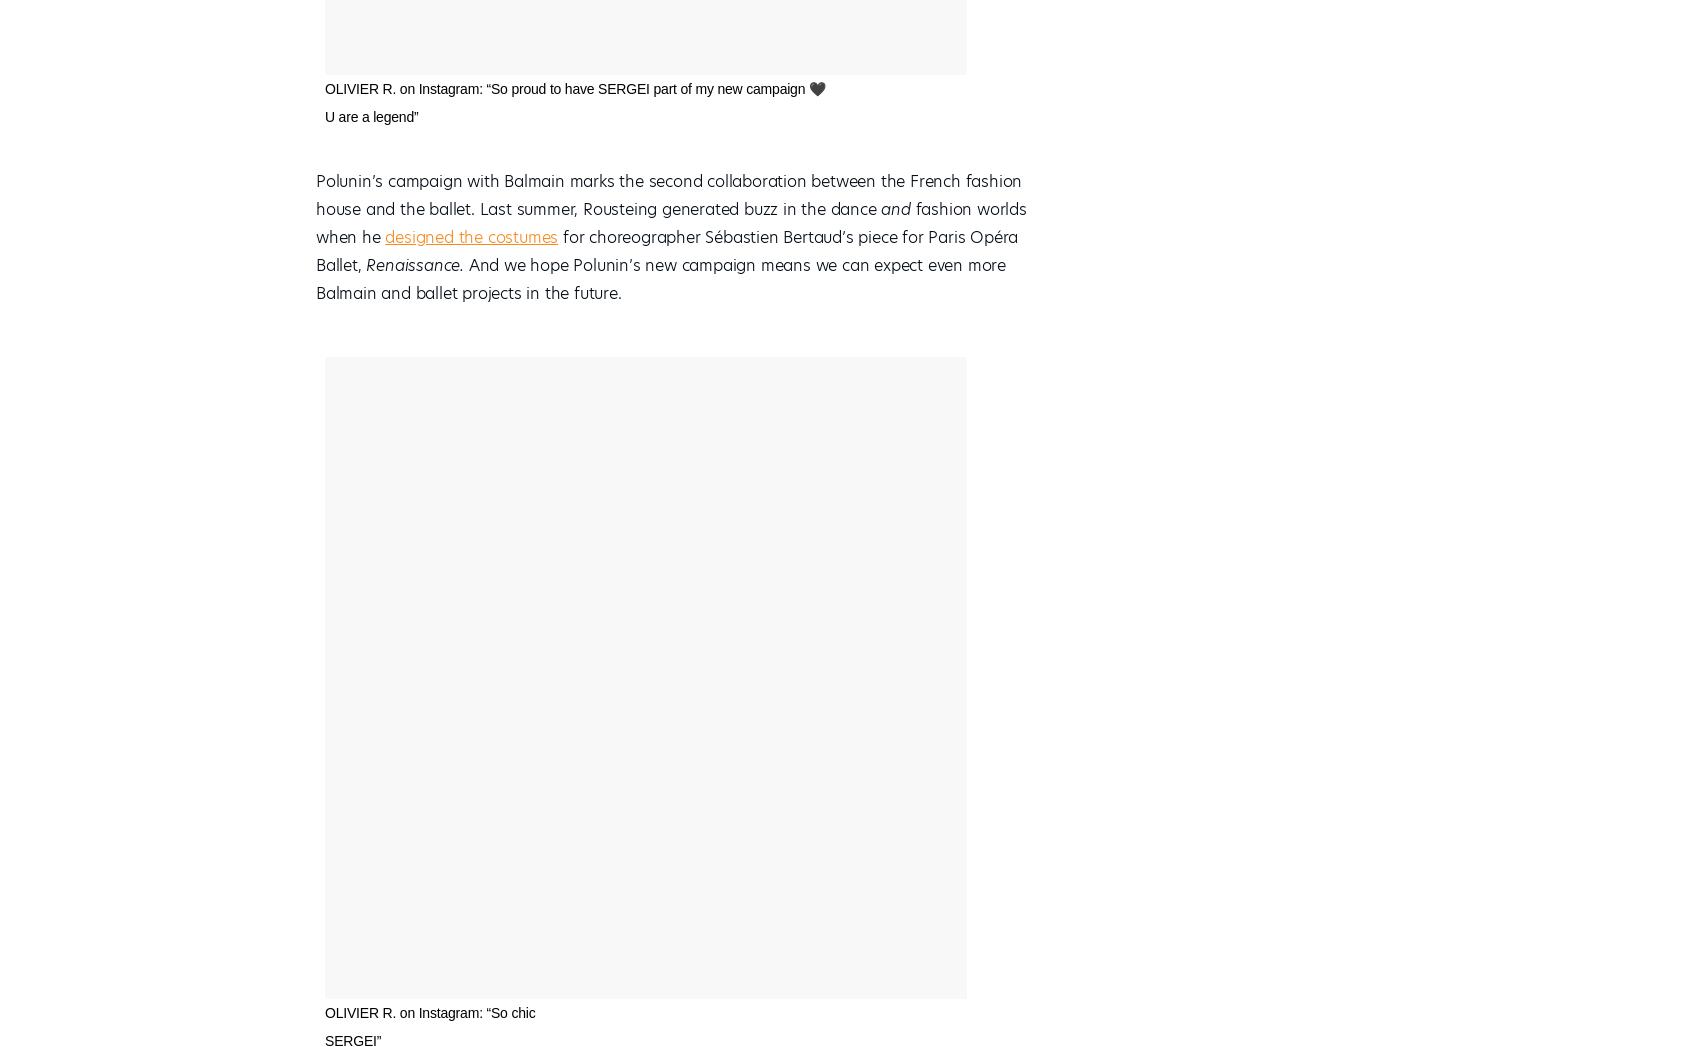 The width and height of the screenshot is (1682, 1047). I want to click on 'for choreographer Sébastien Bertaud’s piece for Paris Opéra Ballet,', so click(315, 251).